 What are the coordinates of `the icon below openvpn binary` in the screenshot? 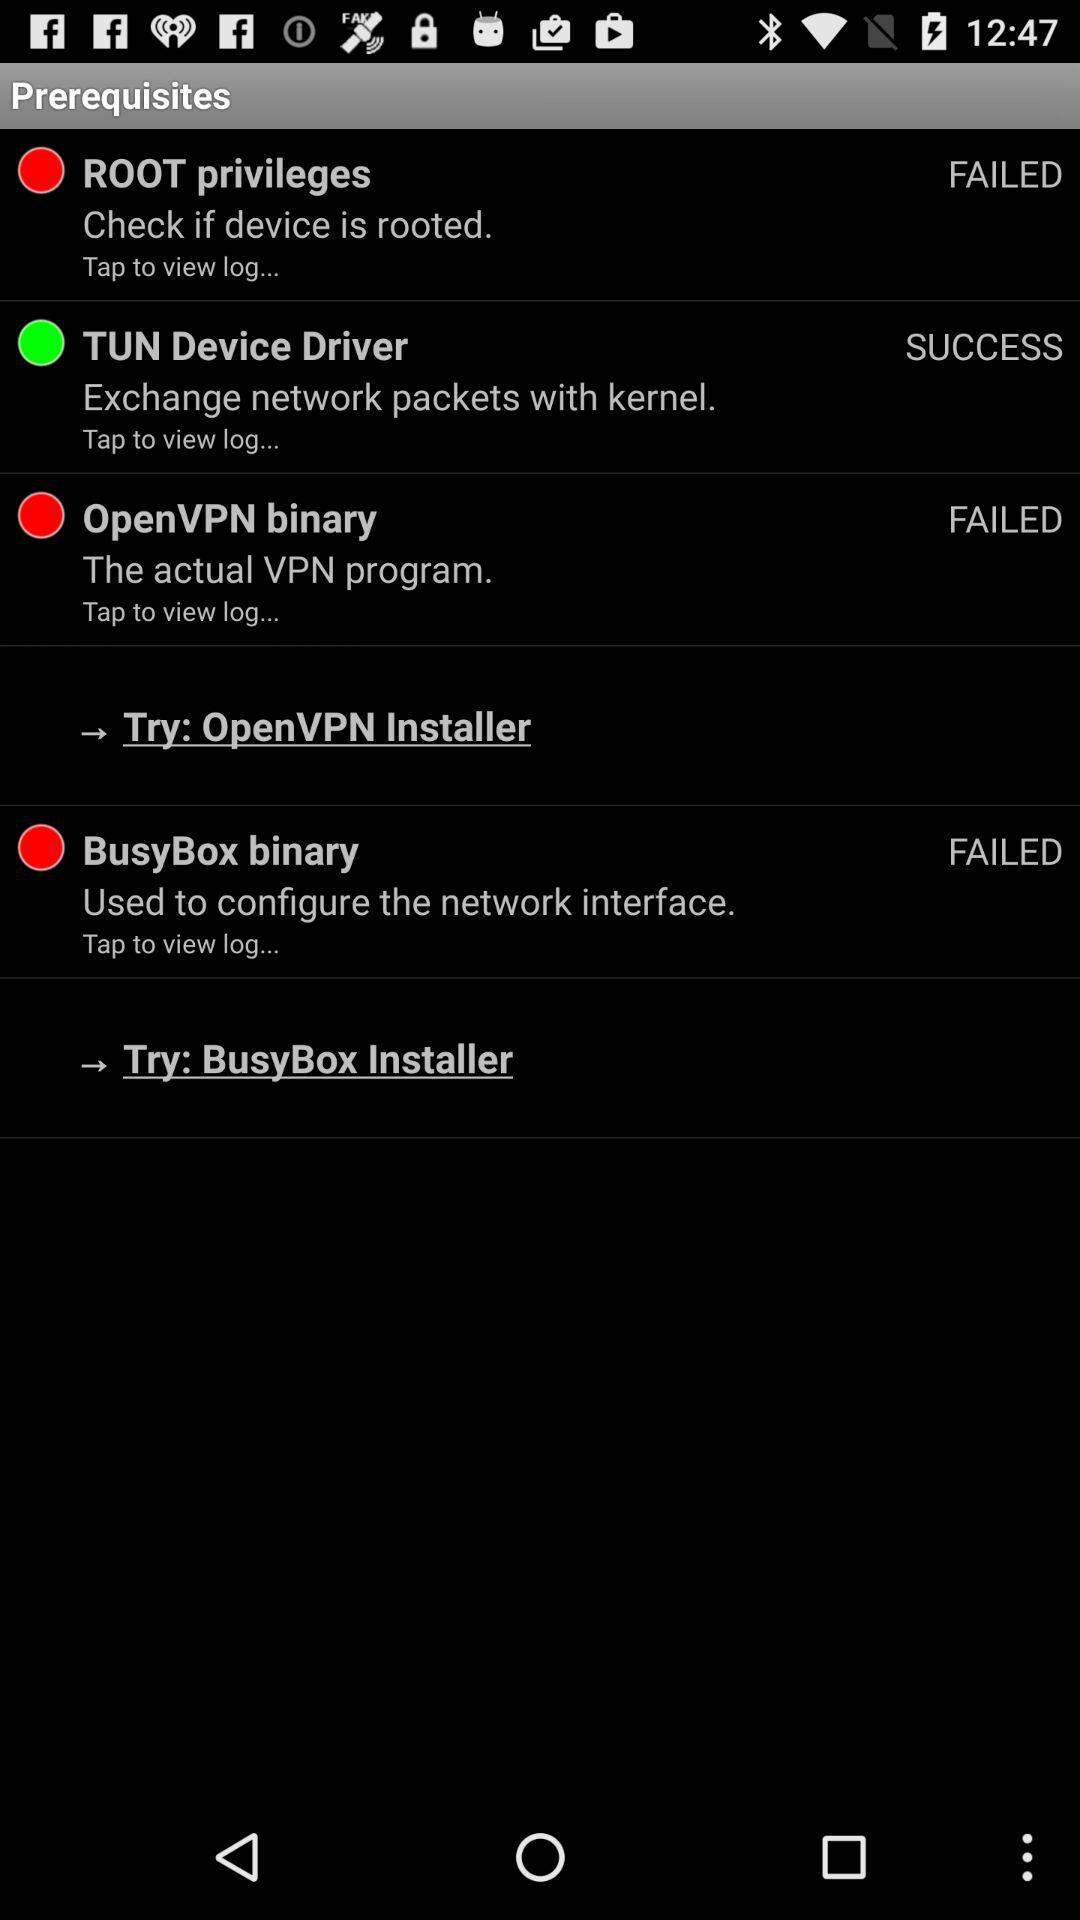 It's located at (573, 567).